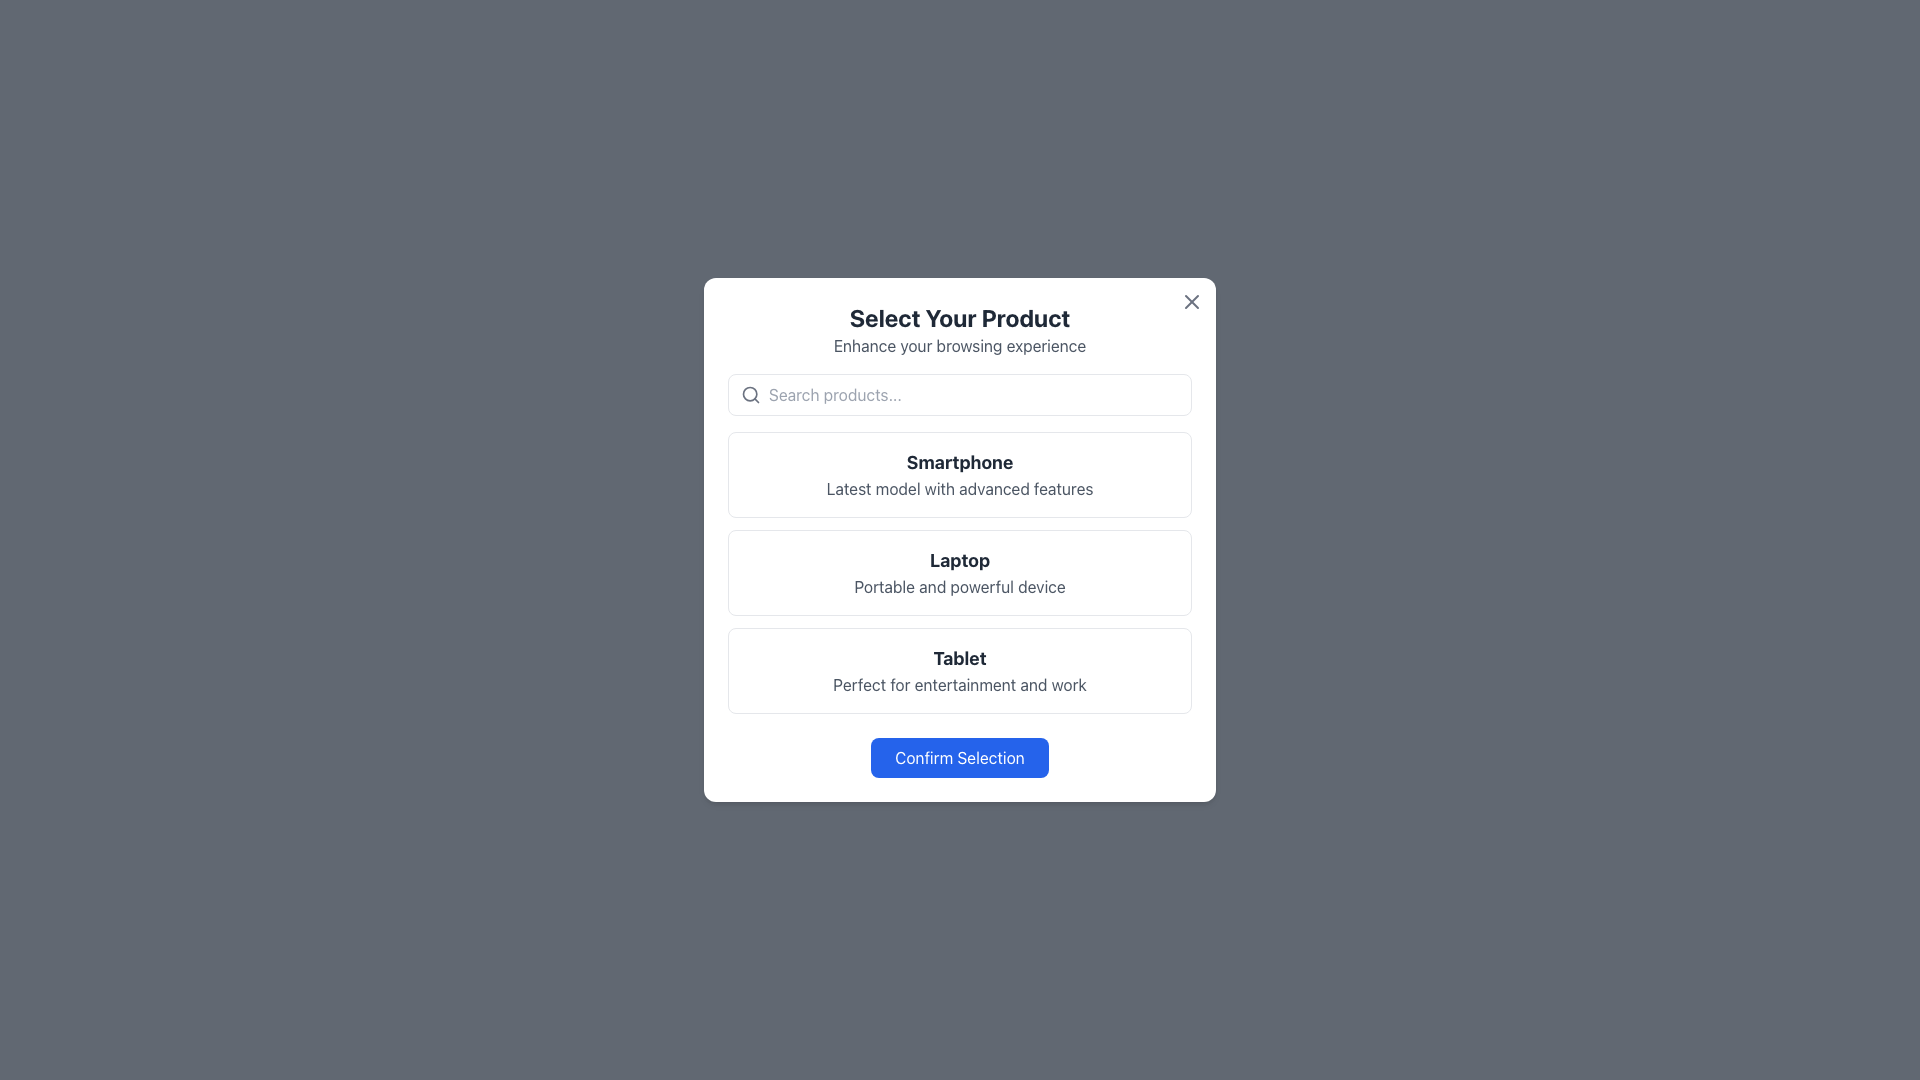 The width and height of the screenshot is (1920, 1080). I want to click on the text label displaying 'Perfect for entertainment and work', which is located beneath the bold title 'Tablet' in the third option card, so click(960, 684).